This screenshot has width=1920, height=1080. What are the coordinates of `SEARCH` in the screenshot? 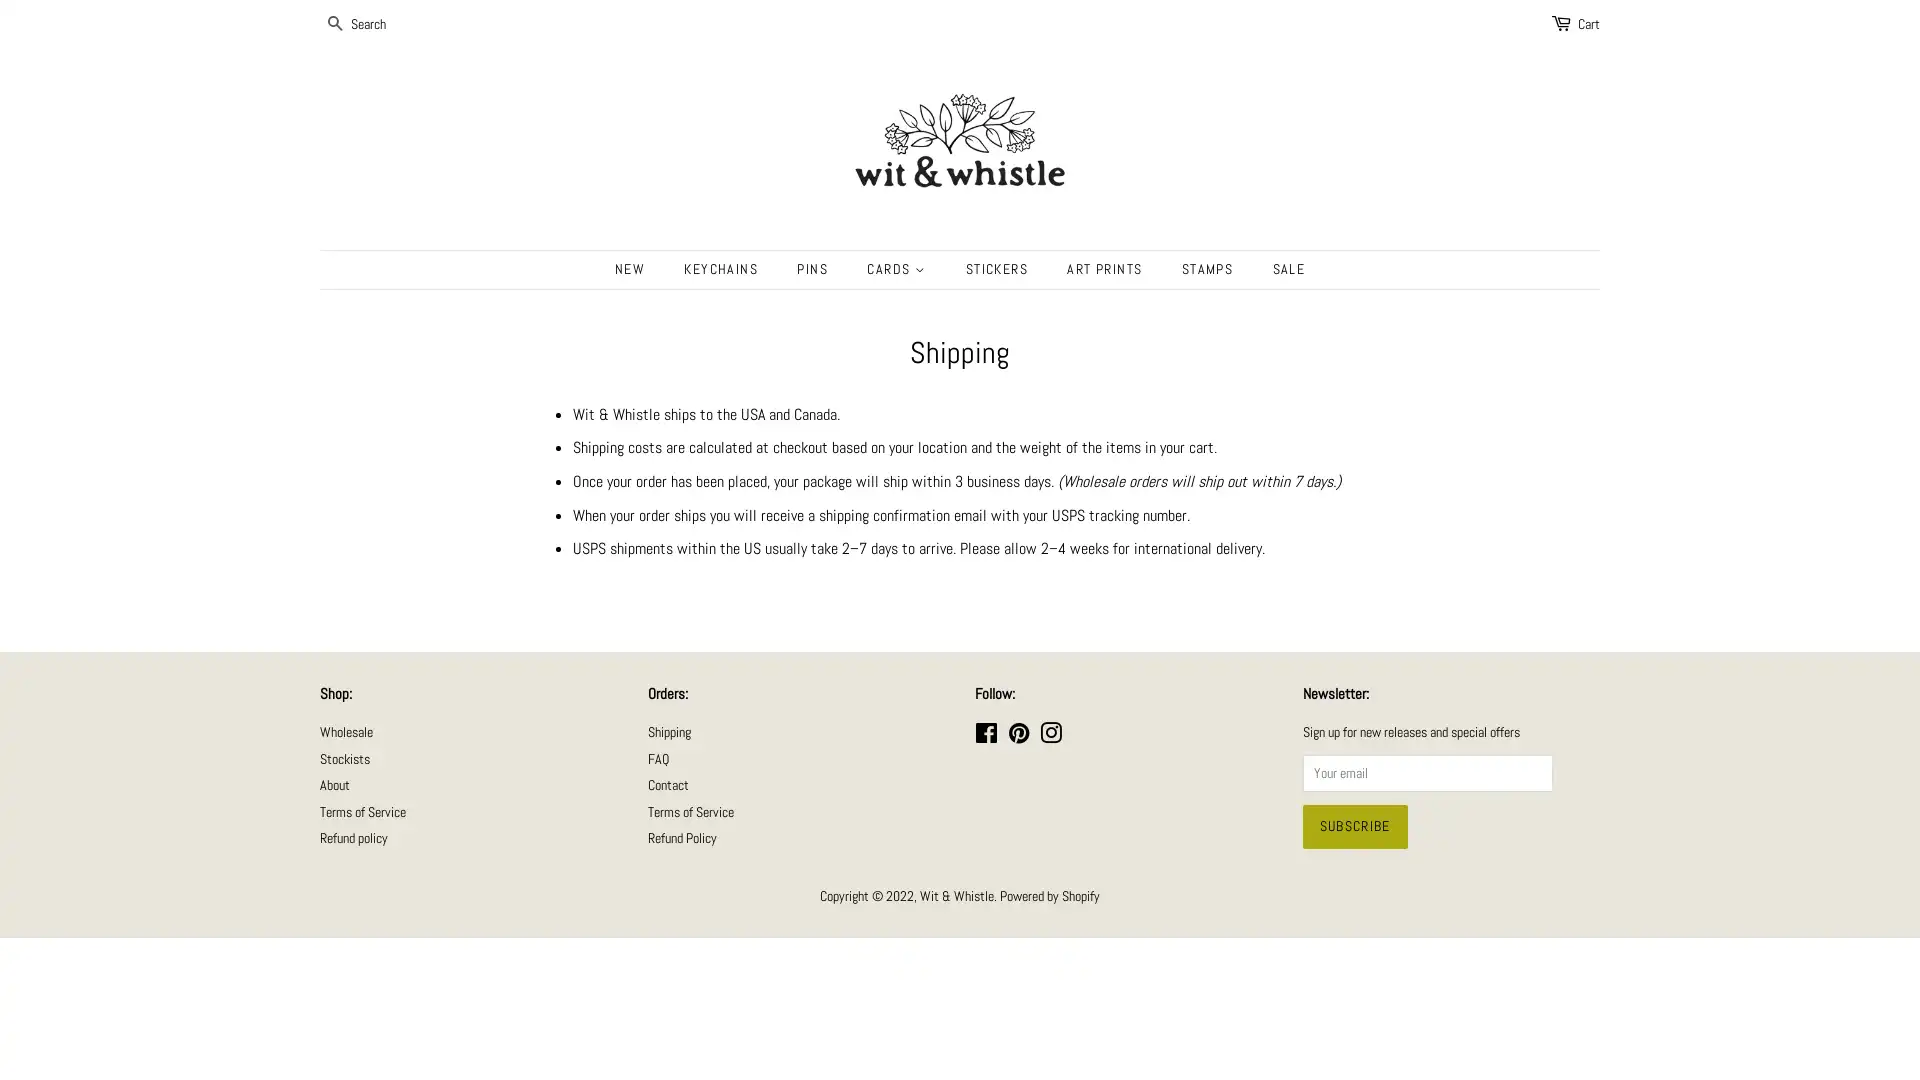 It's located at (336, 24).